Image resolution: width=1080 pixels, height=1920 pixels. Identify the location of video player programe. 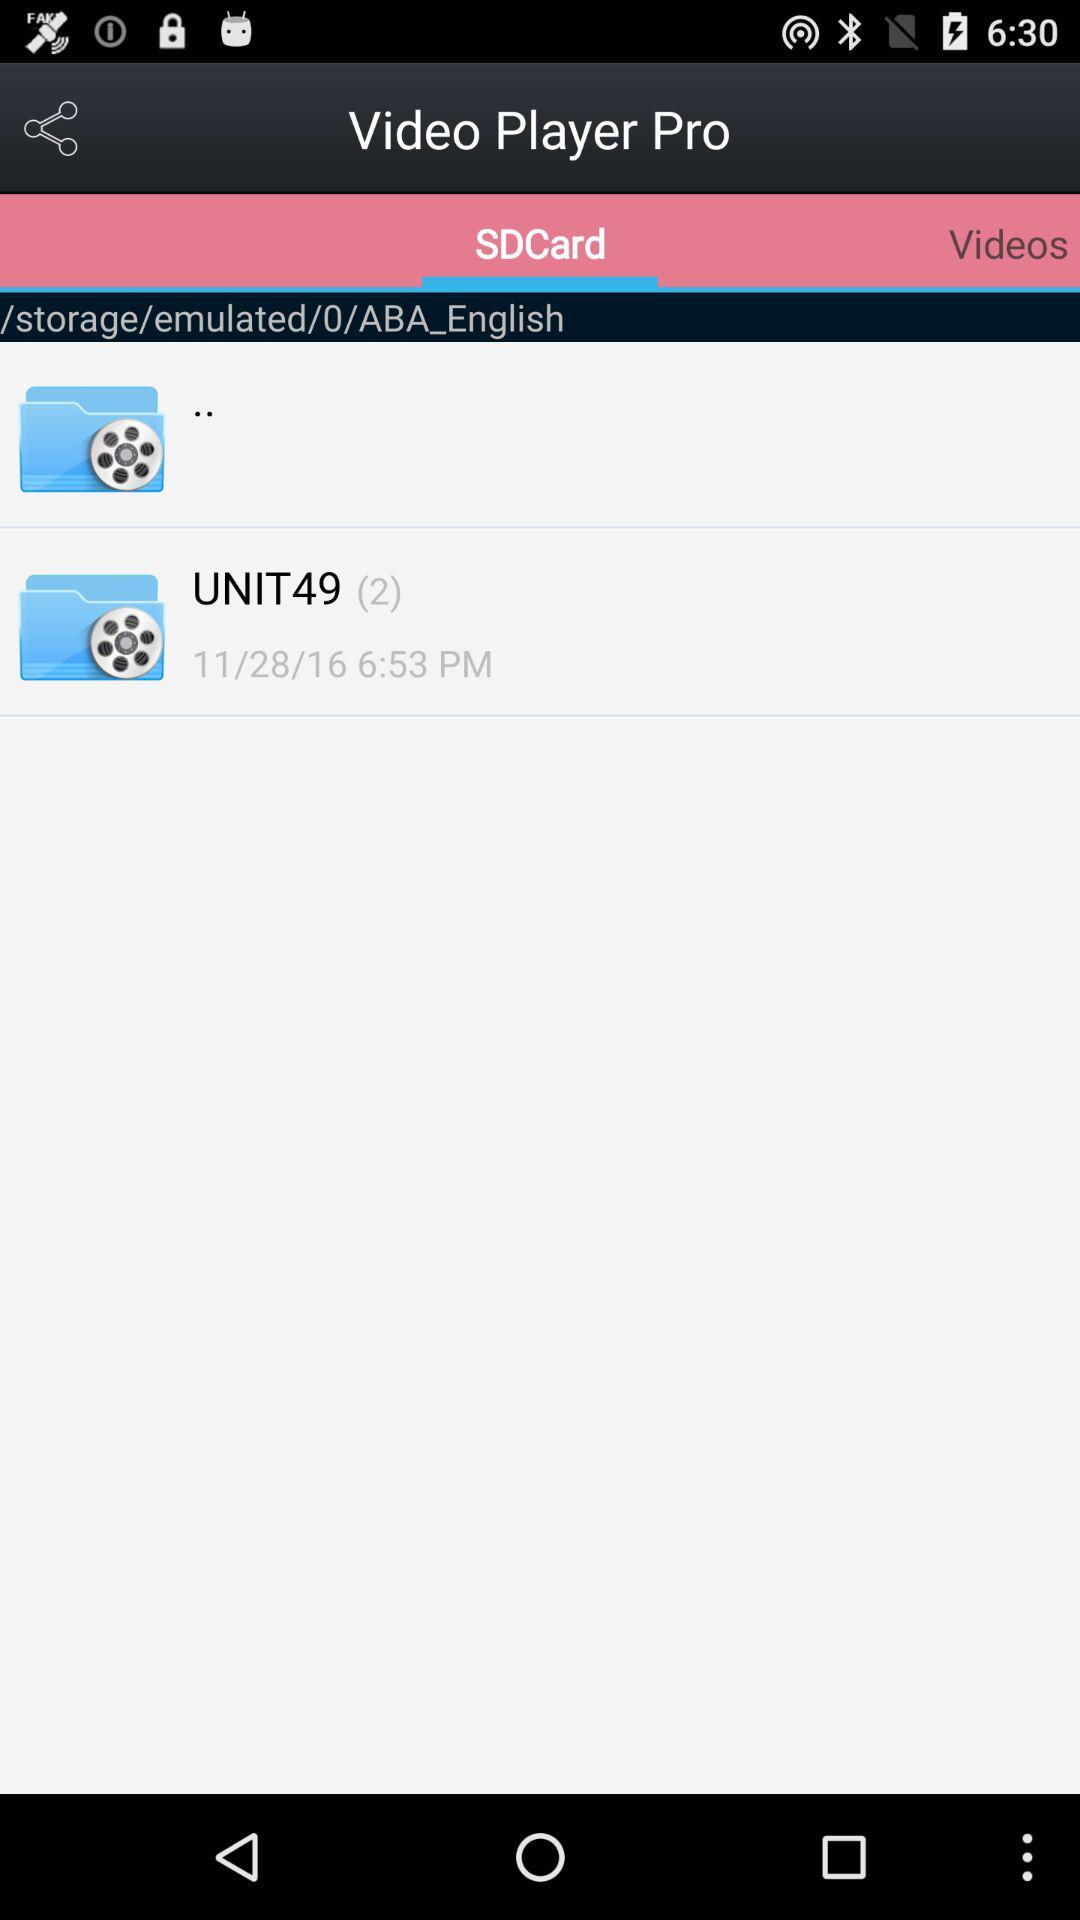
(51, 127).